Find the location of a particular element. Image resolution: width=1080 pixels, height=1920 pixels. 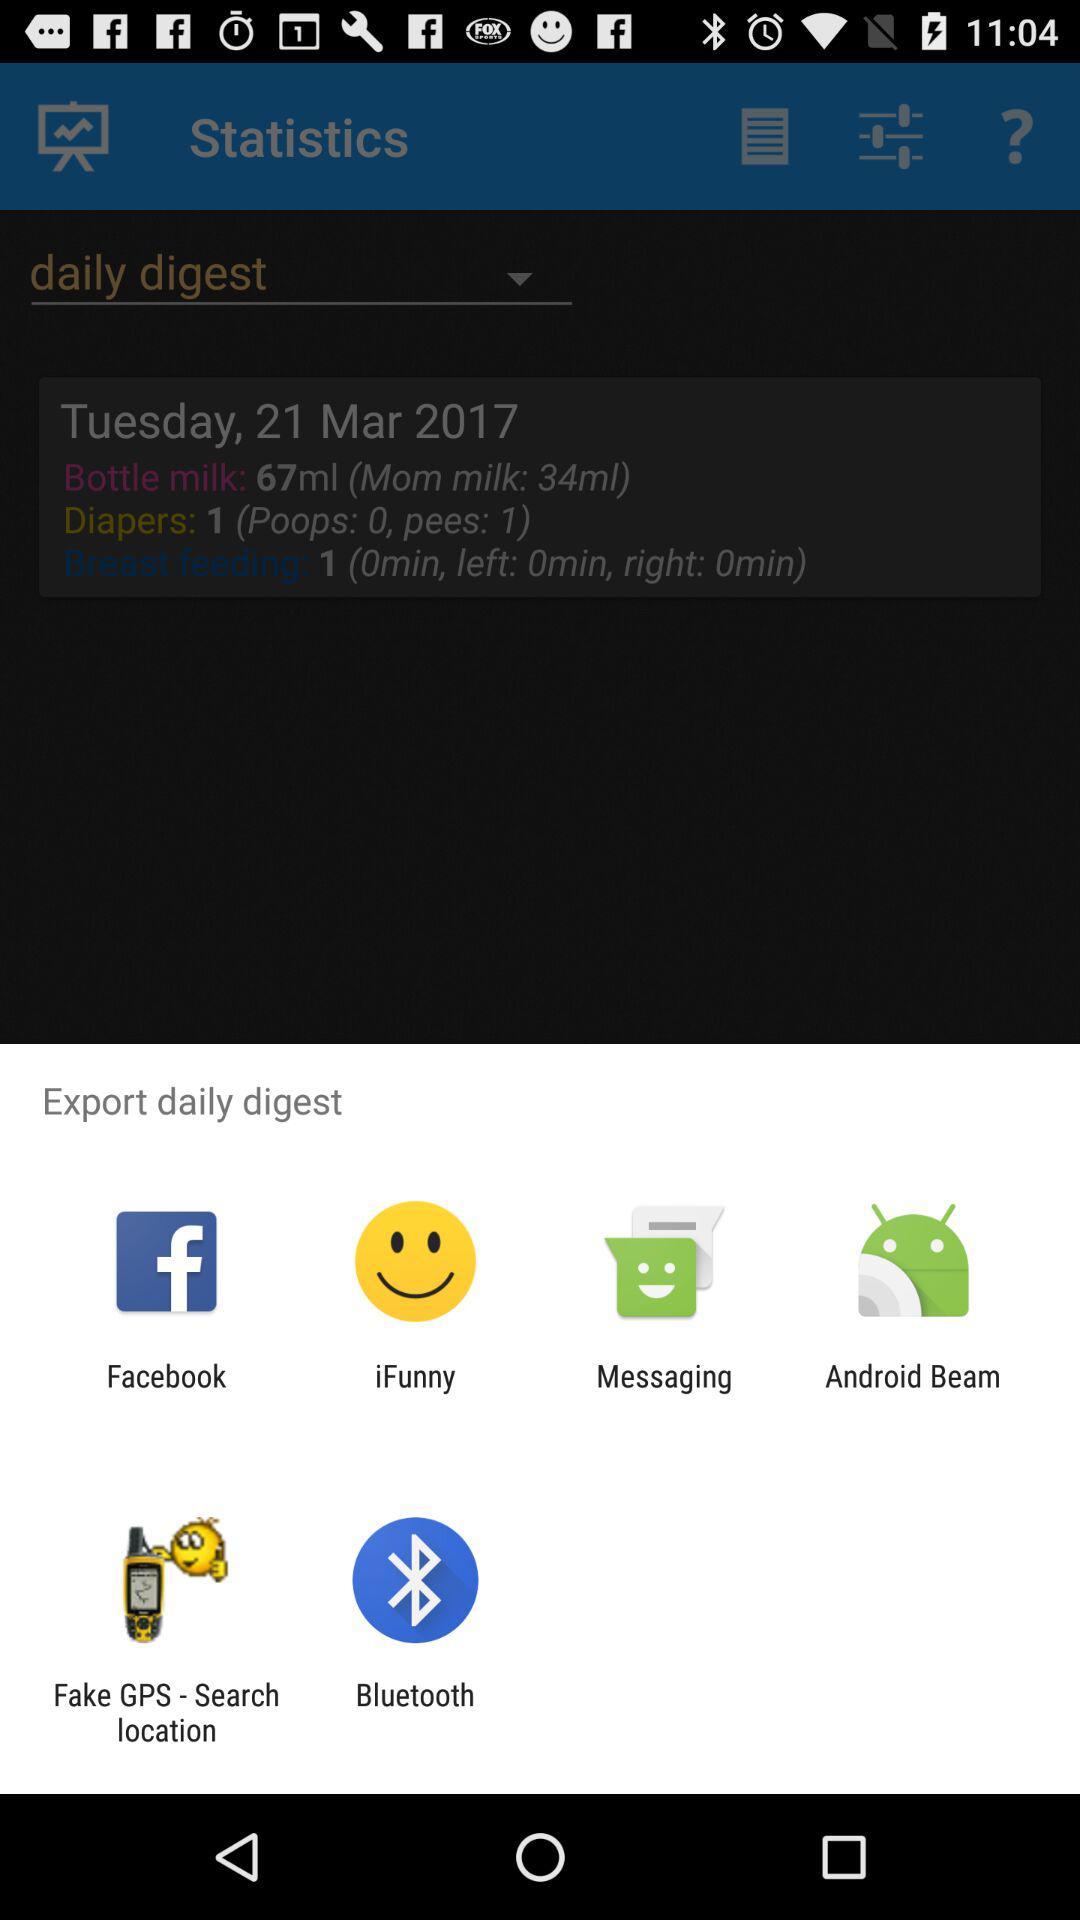

app to the left of the bluetooth app is located at coordinates (165, 1711).